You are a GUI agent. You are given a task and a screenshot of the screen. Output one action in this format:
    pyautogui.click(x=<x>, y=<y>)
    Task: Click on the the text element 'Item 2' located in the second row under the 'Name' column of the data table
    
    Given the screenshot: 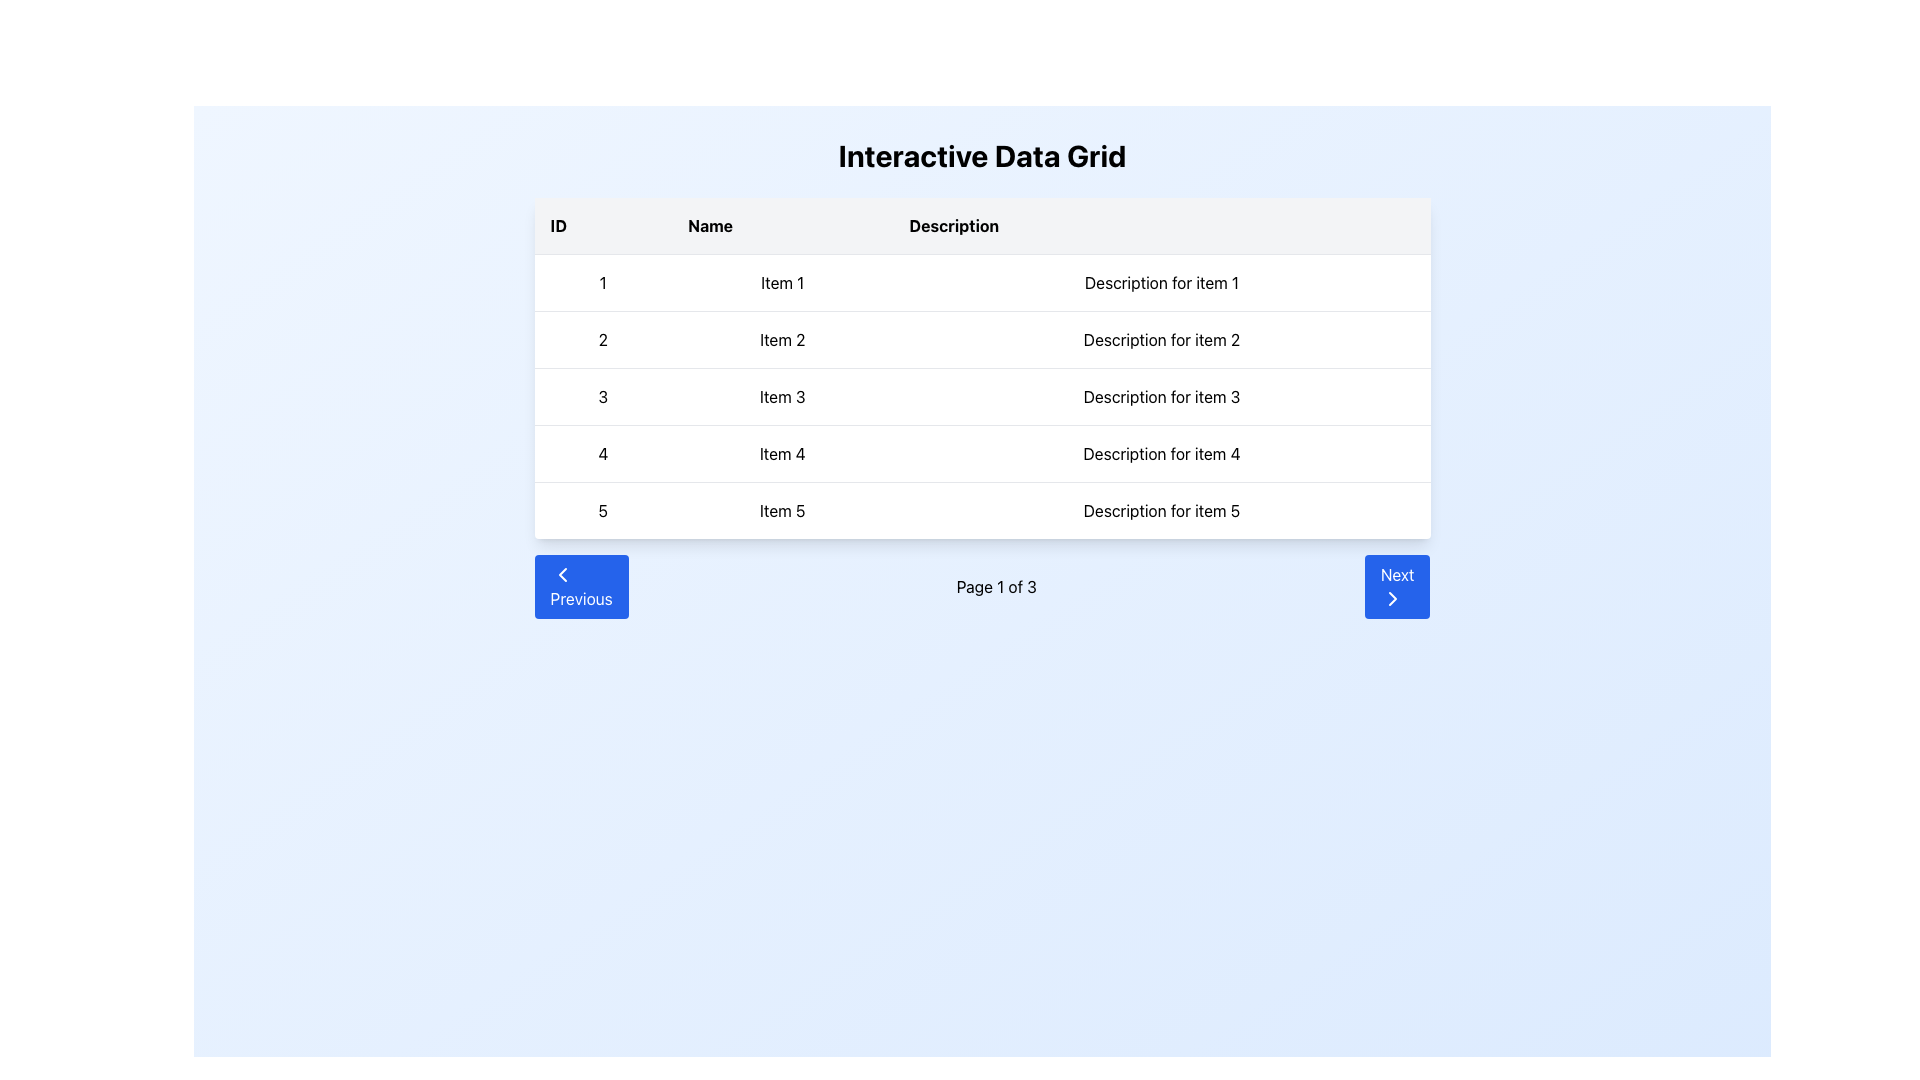 What is the action you would take?
    pyautogui.click(x=781, y=338)
    